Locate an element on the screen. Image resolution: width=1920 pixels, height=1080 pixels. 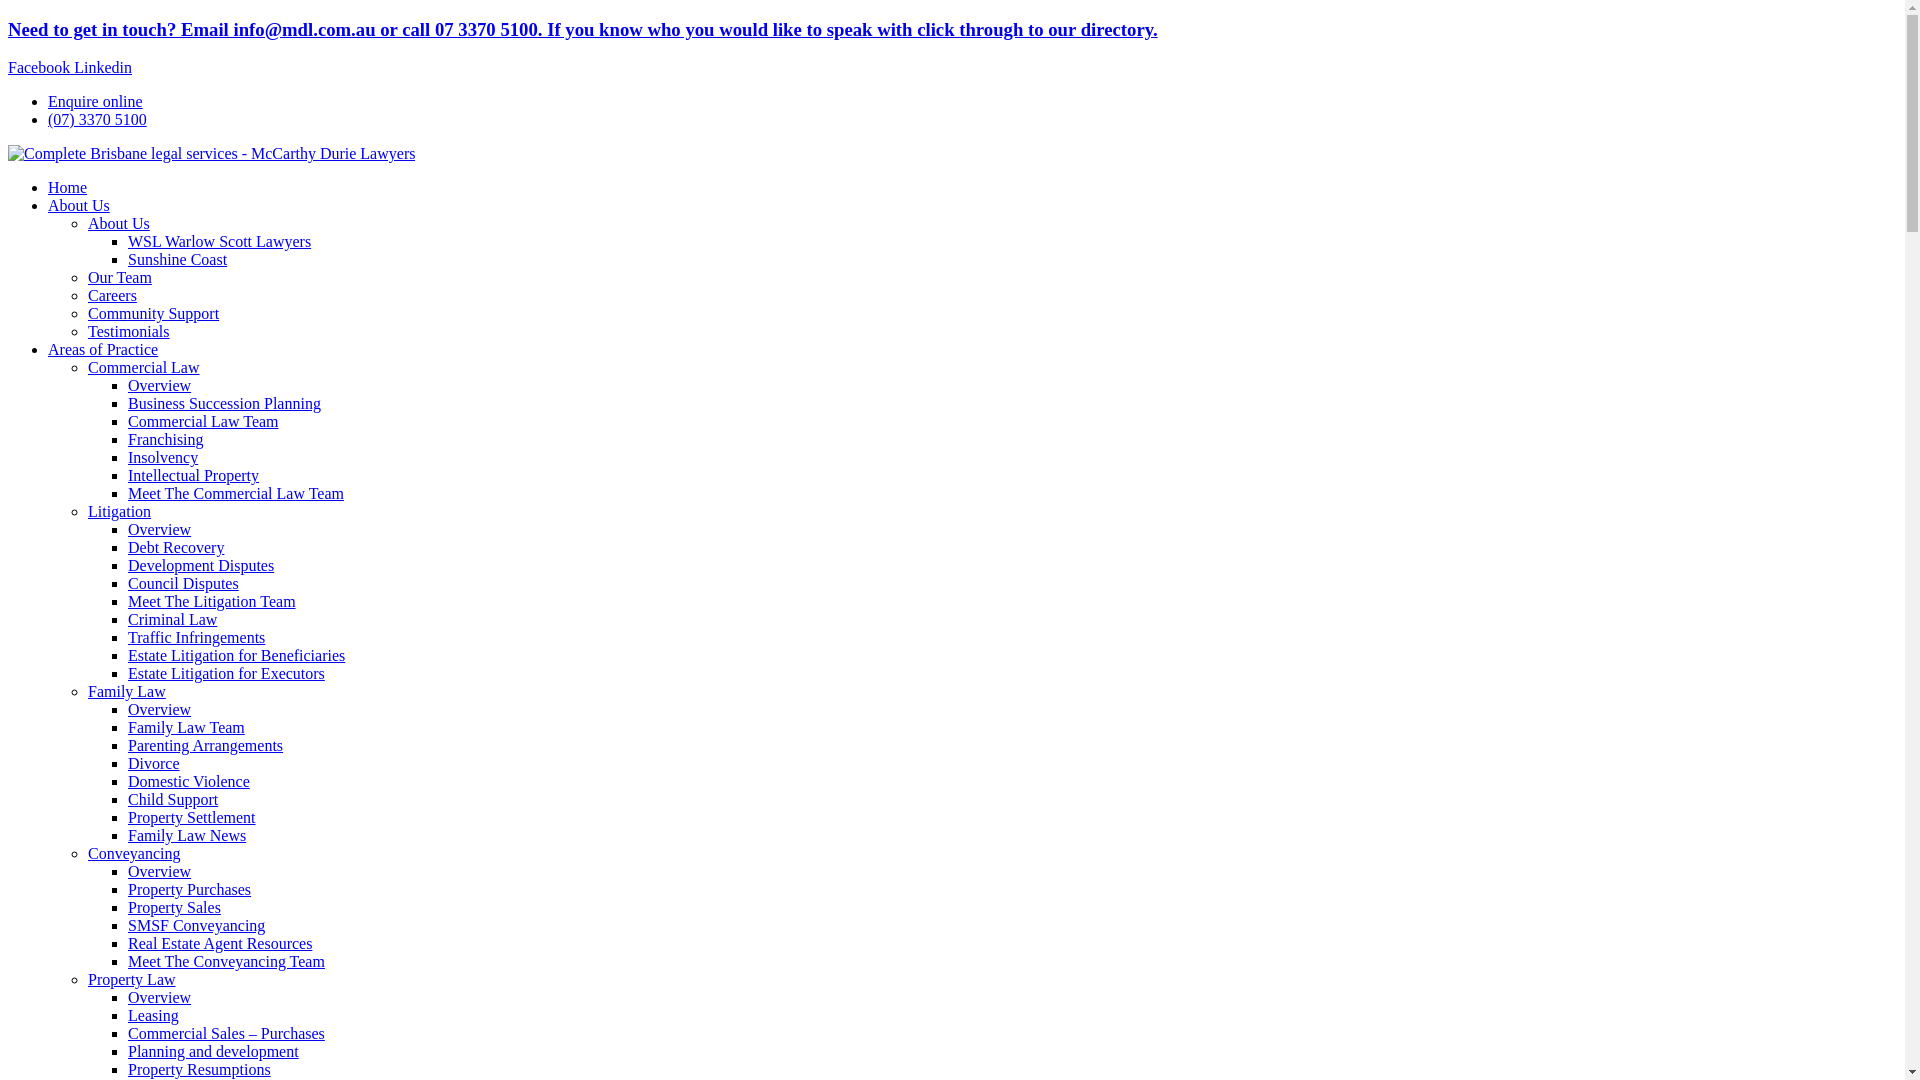
'WSL Warlow Scott Lawyers' is located at coordinates (219, 240).